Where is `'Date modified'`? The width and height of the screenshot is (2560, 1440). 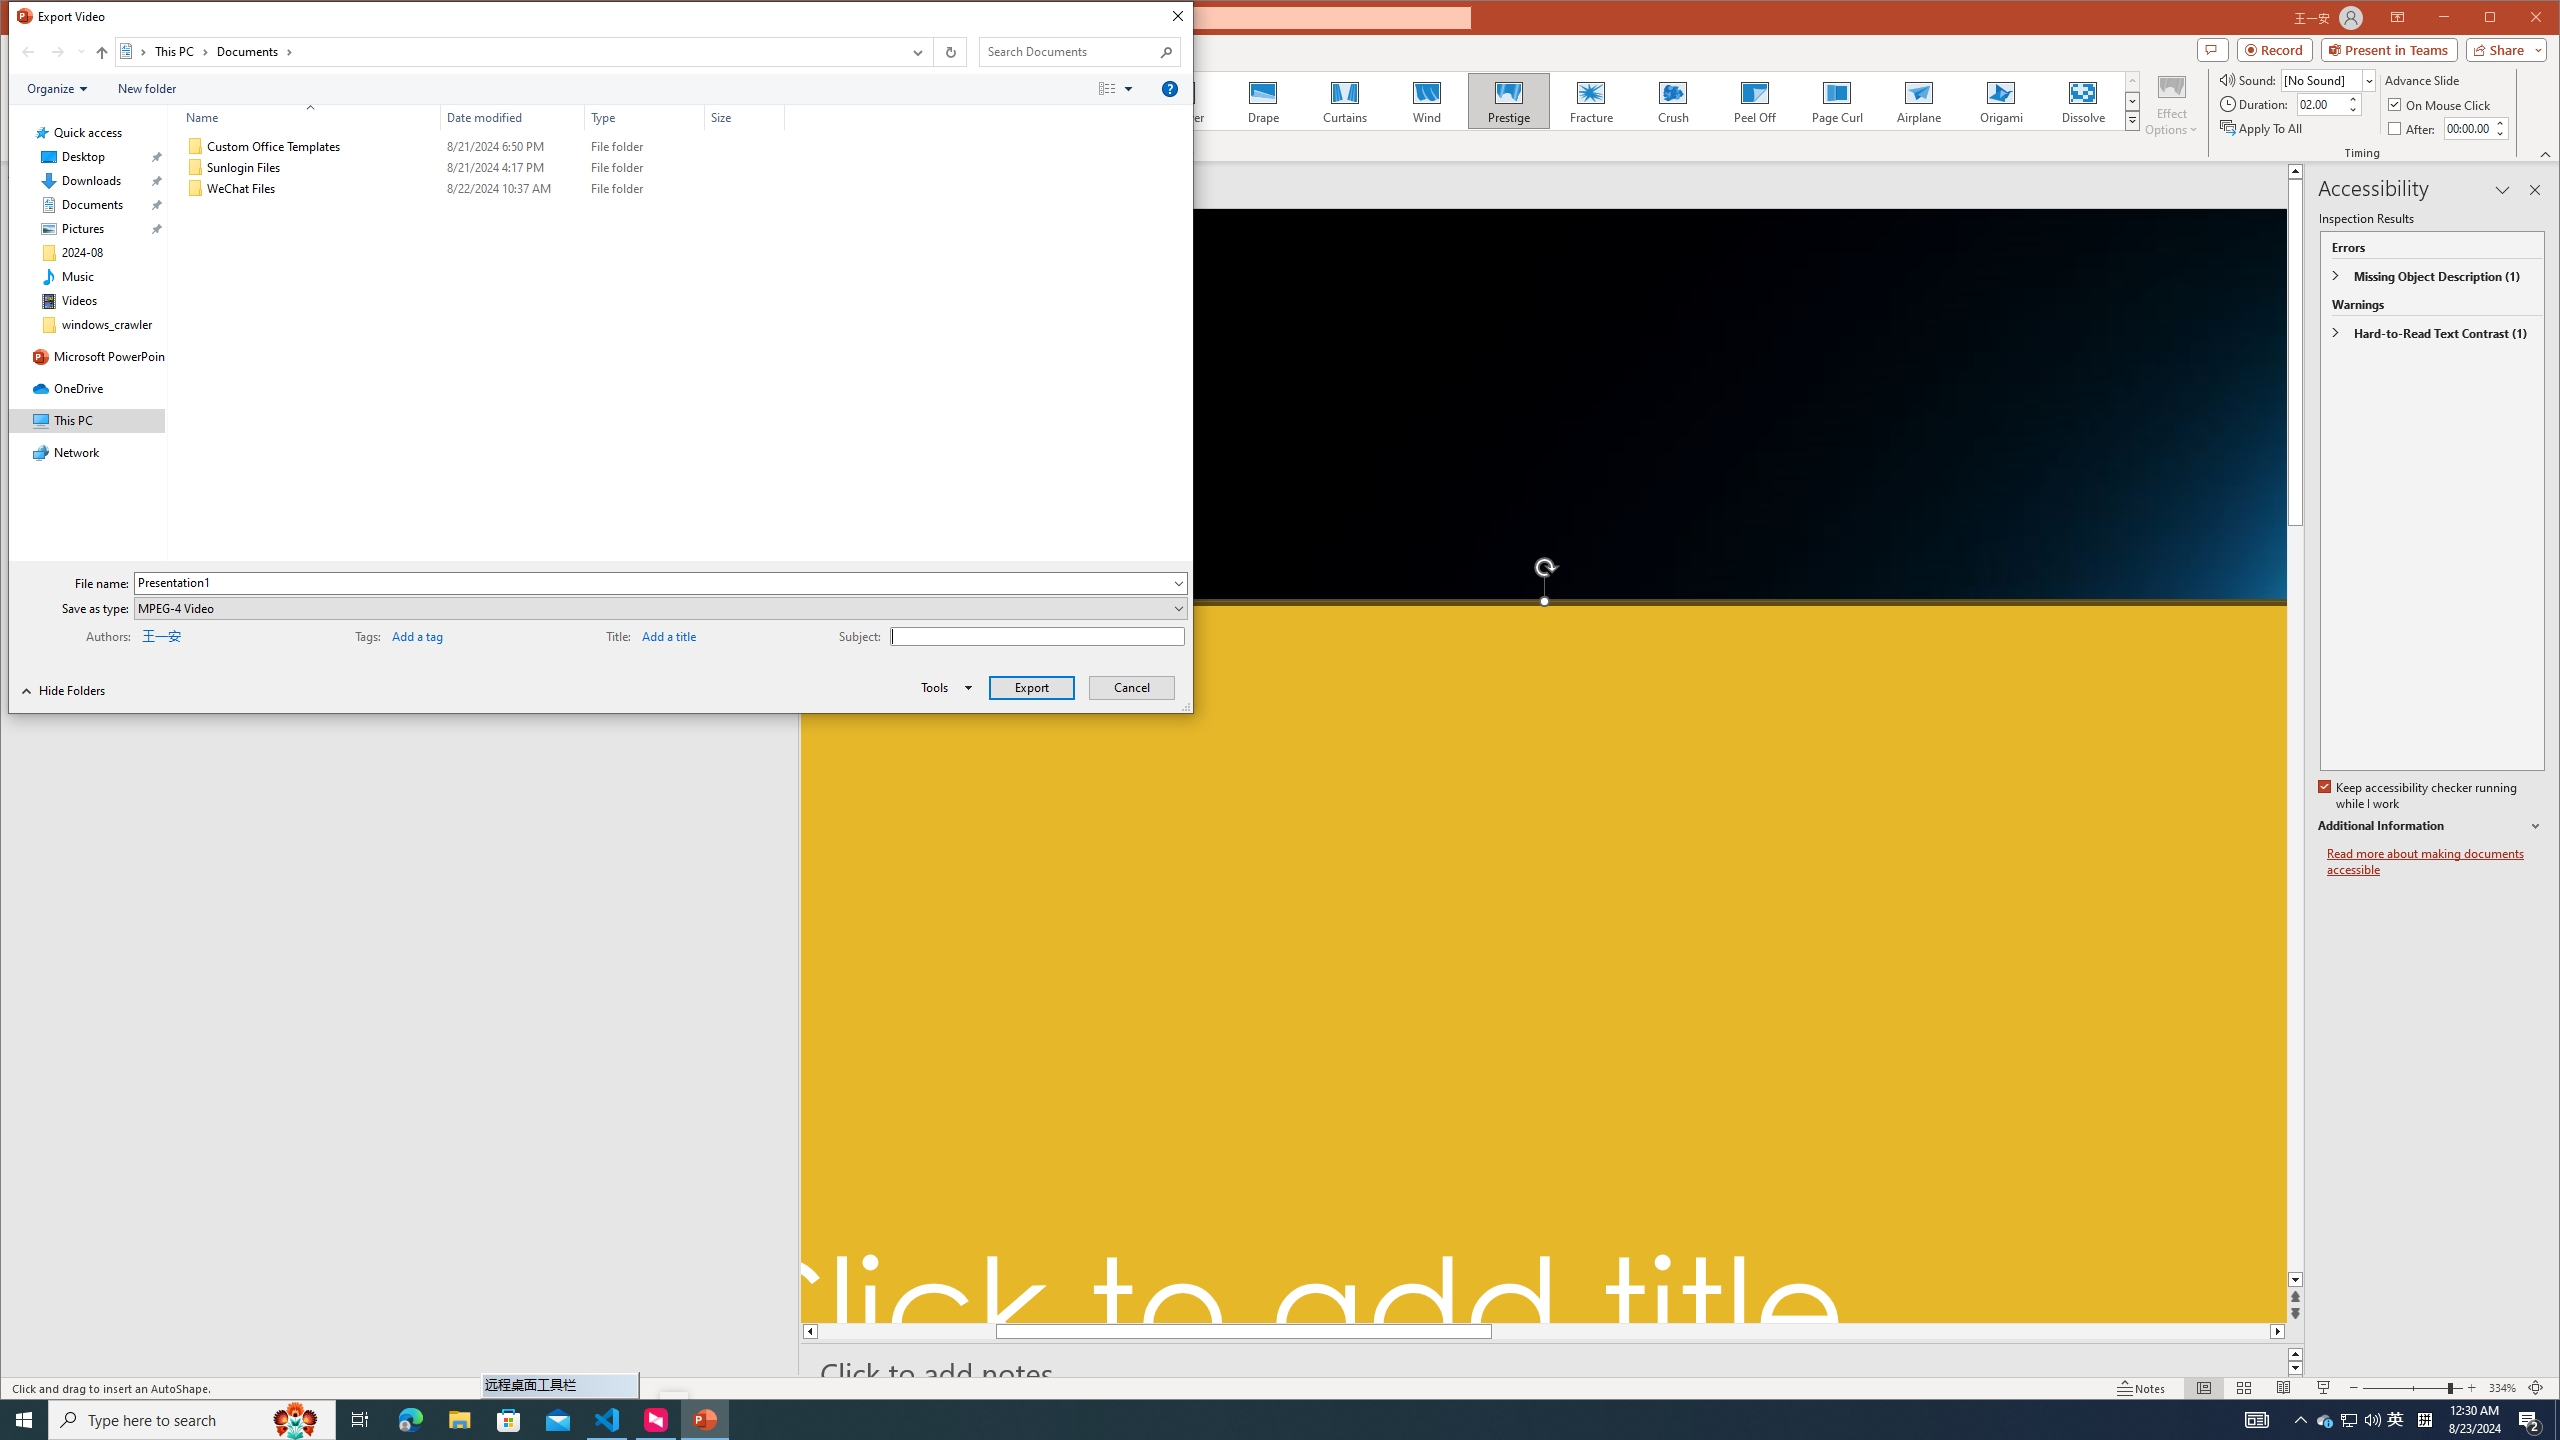
'Date modified' is located at coordinates (513, 116).